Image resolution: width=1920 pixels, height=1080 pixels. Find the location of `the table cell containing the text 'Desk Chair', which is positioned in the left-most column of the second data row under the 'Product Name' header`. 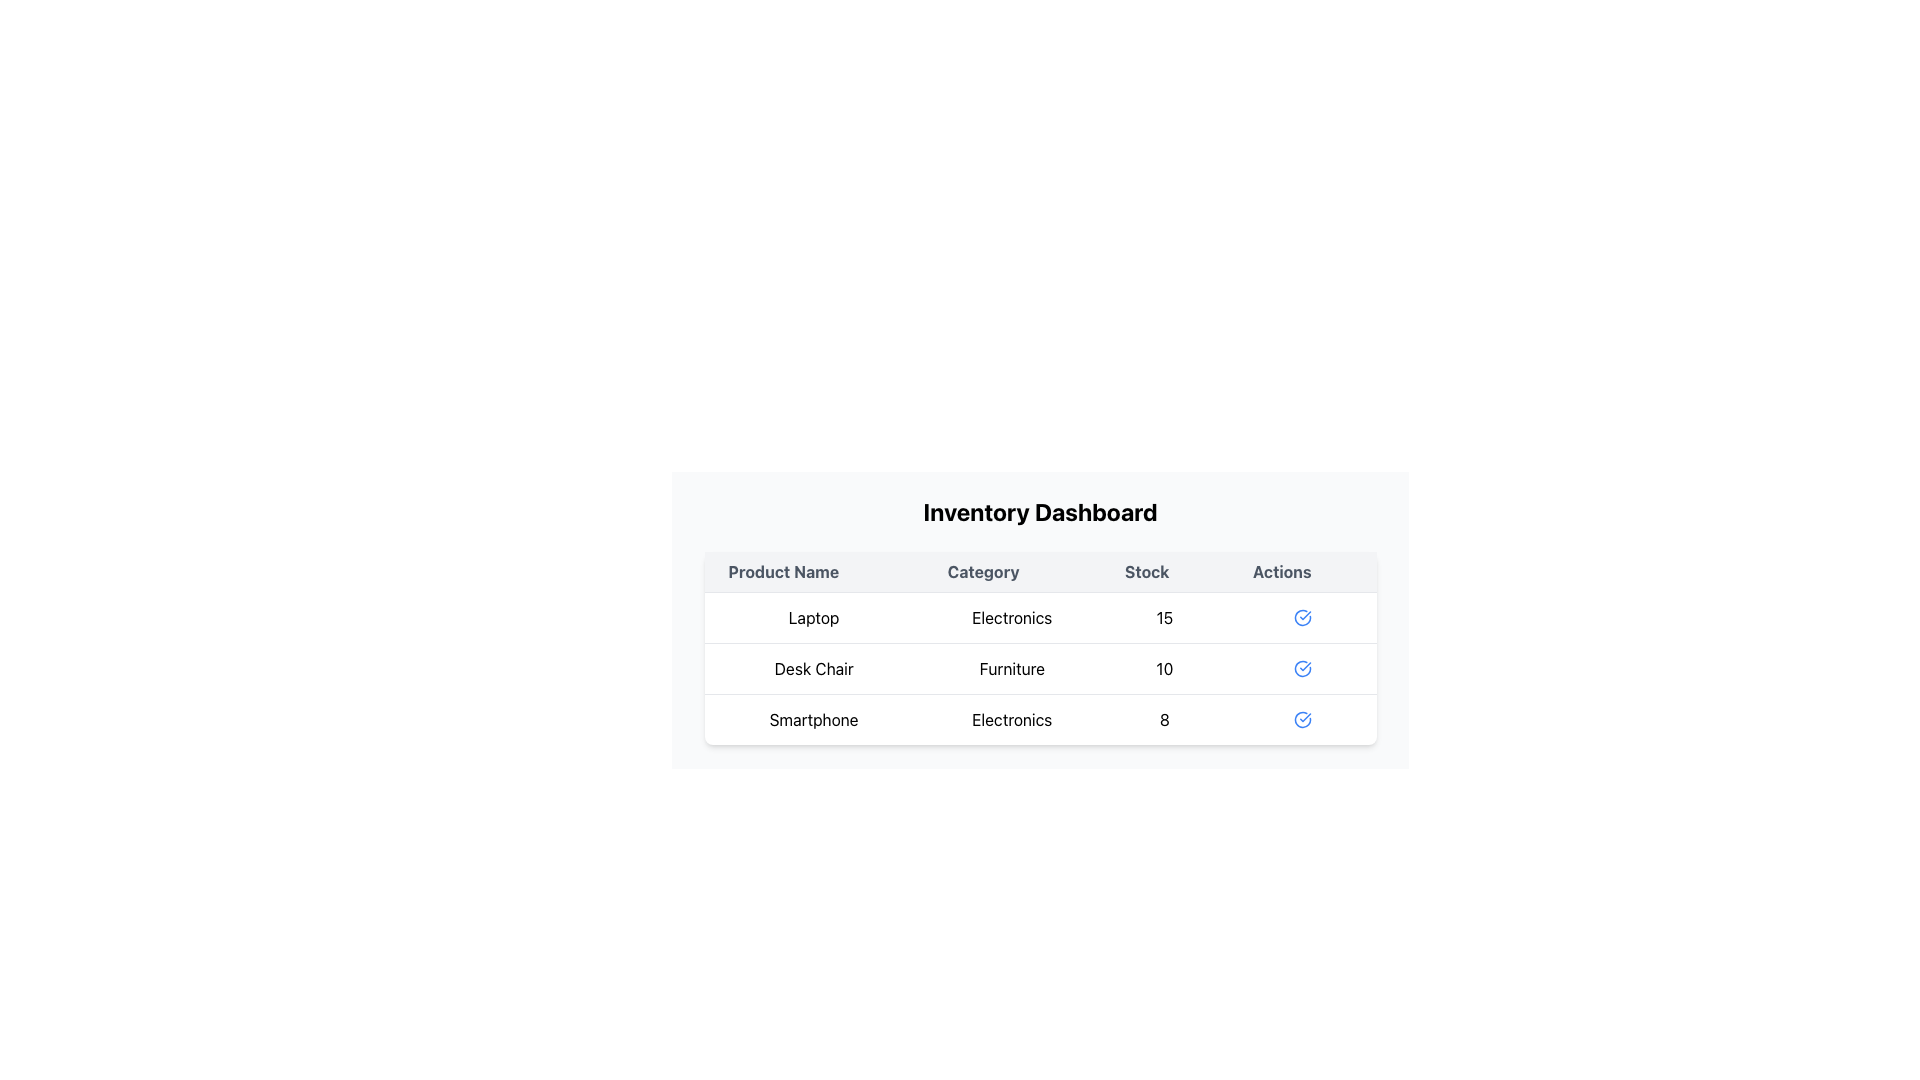

the table cell containing the text 'Desk Chair', which is positioned in the left-most column of the second data row under the 'Product Name' header is located at coordinates (814, 668).